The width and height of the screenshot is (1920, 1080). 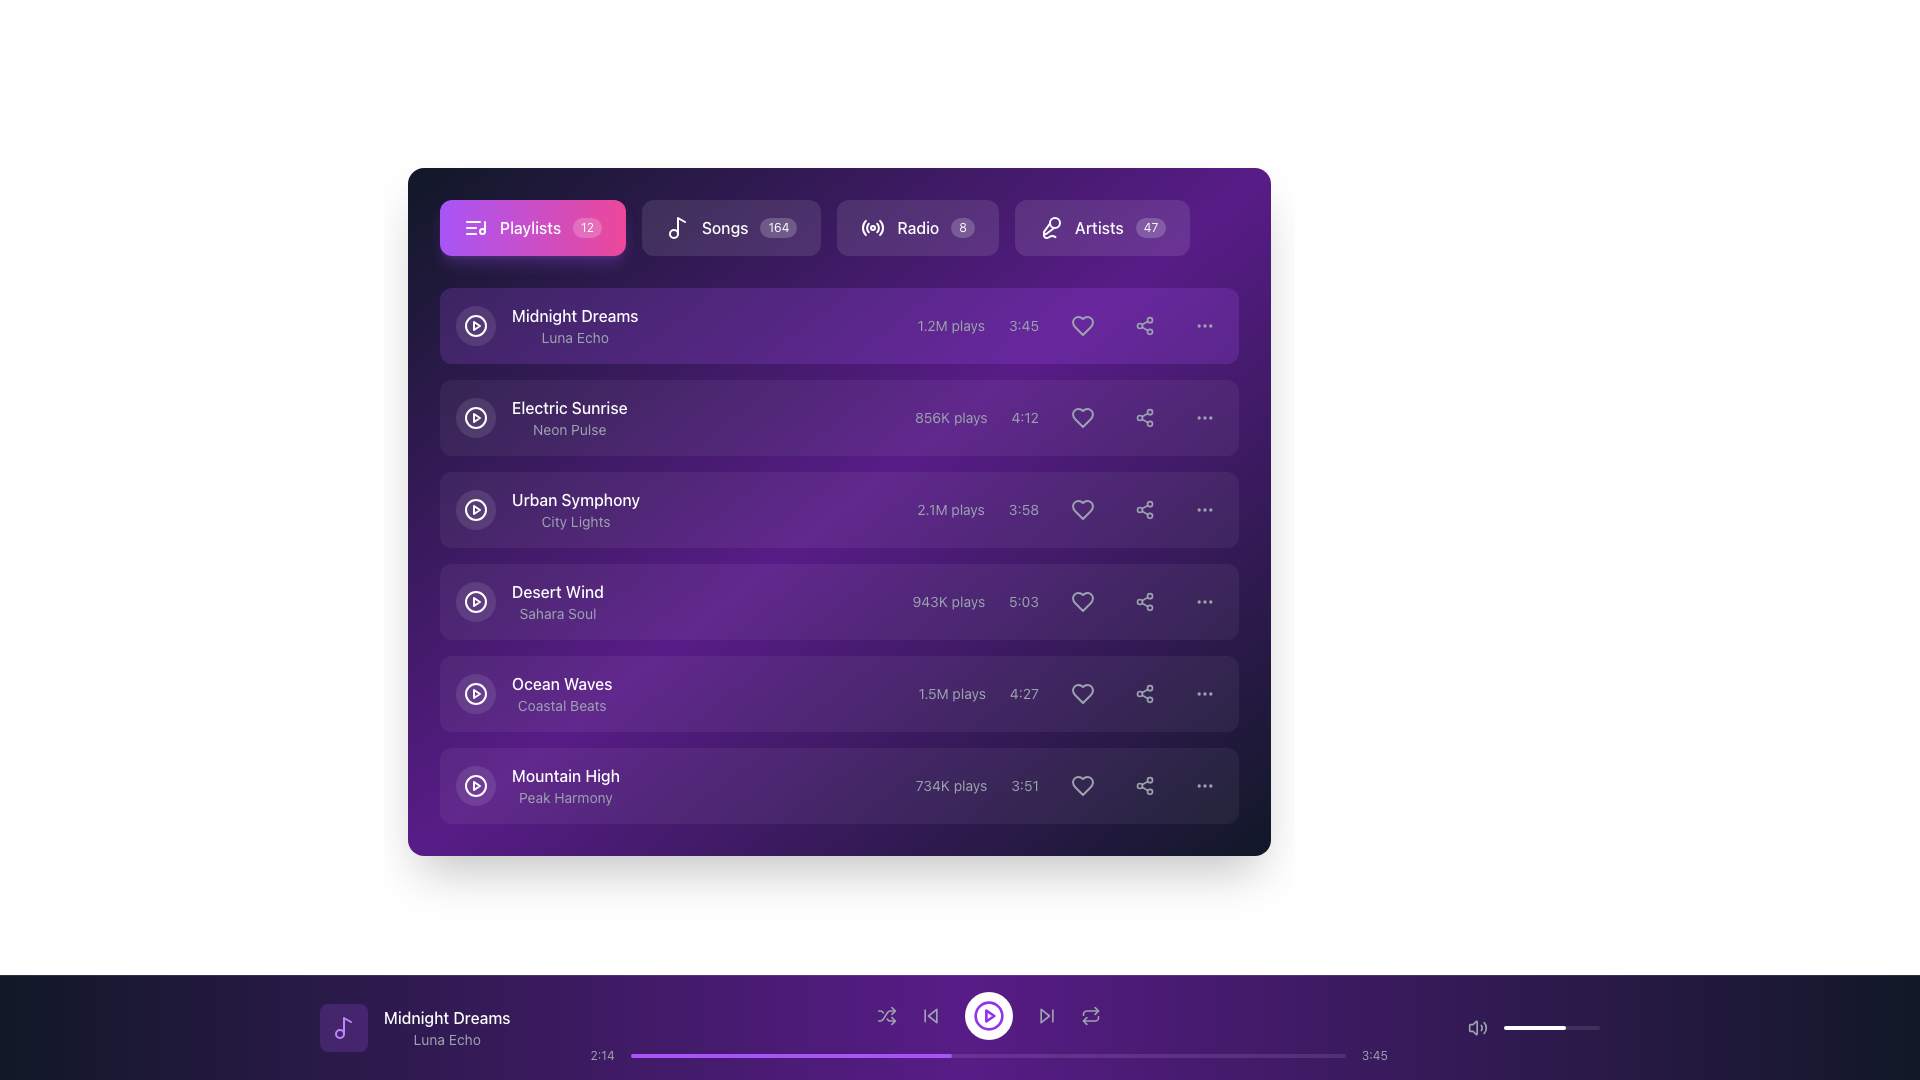 What do you see at coordinates (575, 520) in the screenshot?
I see `the subtitle text label that provides additional context for the 'Urban Symphony' playlist, located in the third row of the playlist interface` at bounding box center [575, 520].